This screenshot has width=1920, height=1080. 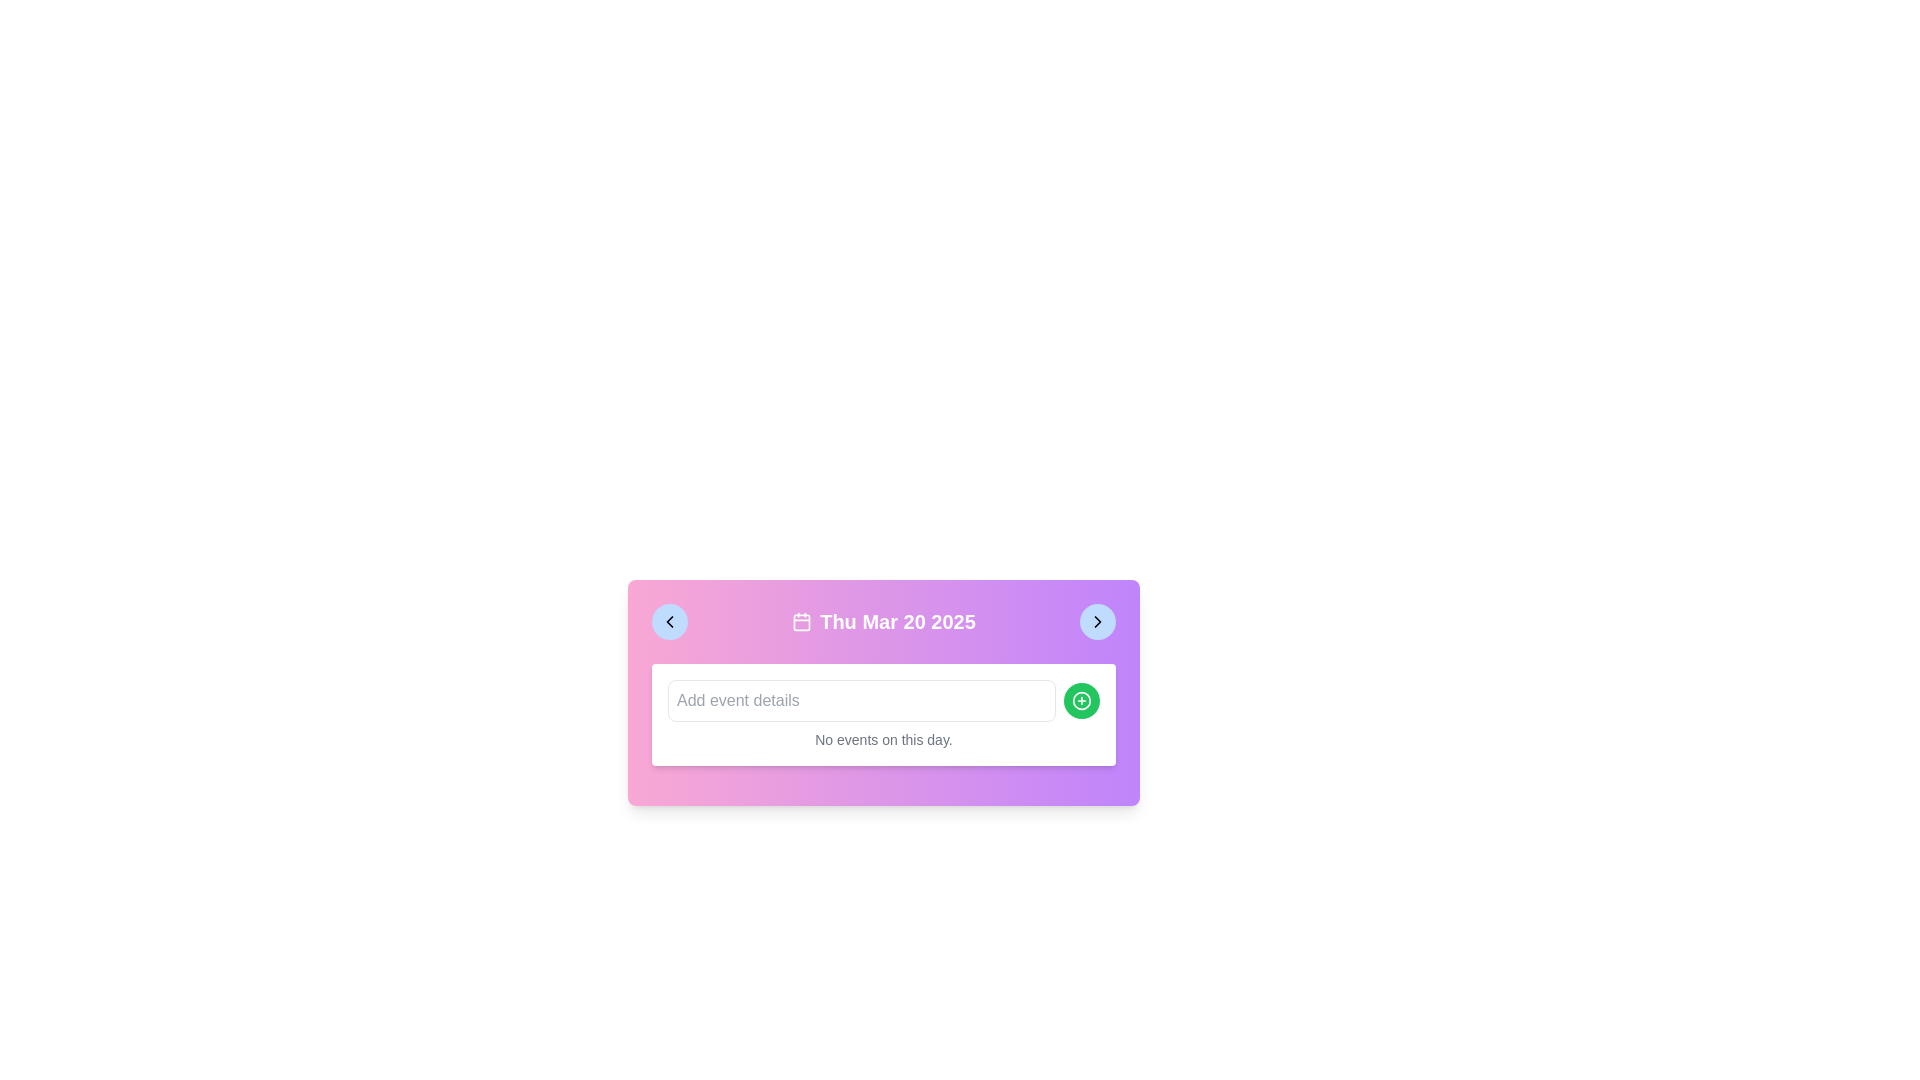 I want to click on the 'Add New Entry' button located to the right of the 'Add event details' text input field, so click(x=1080, y=700).